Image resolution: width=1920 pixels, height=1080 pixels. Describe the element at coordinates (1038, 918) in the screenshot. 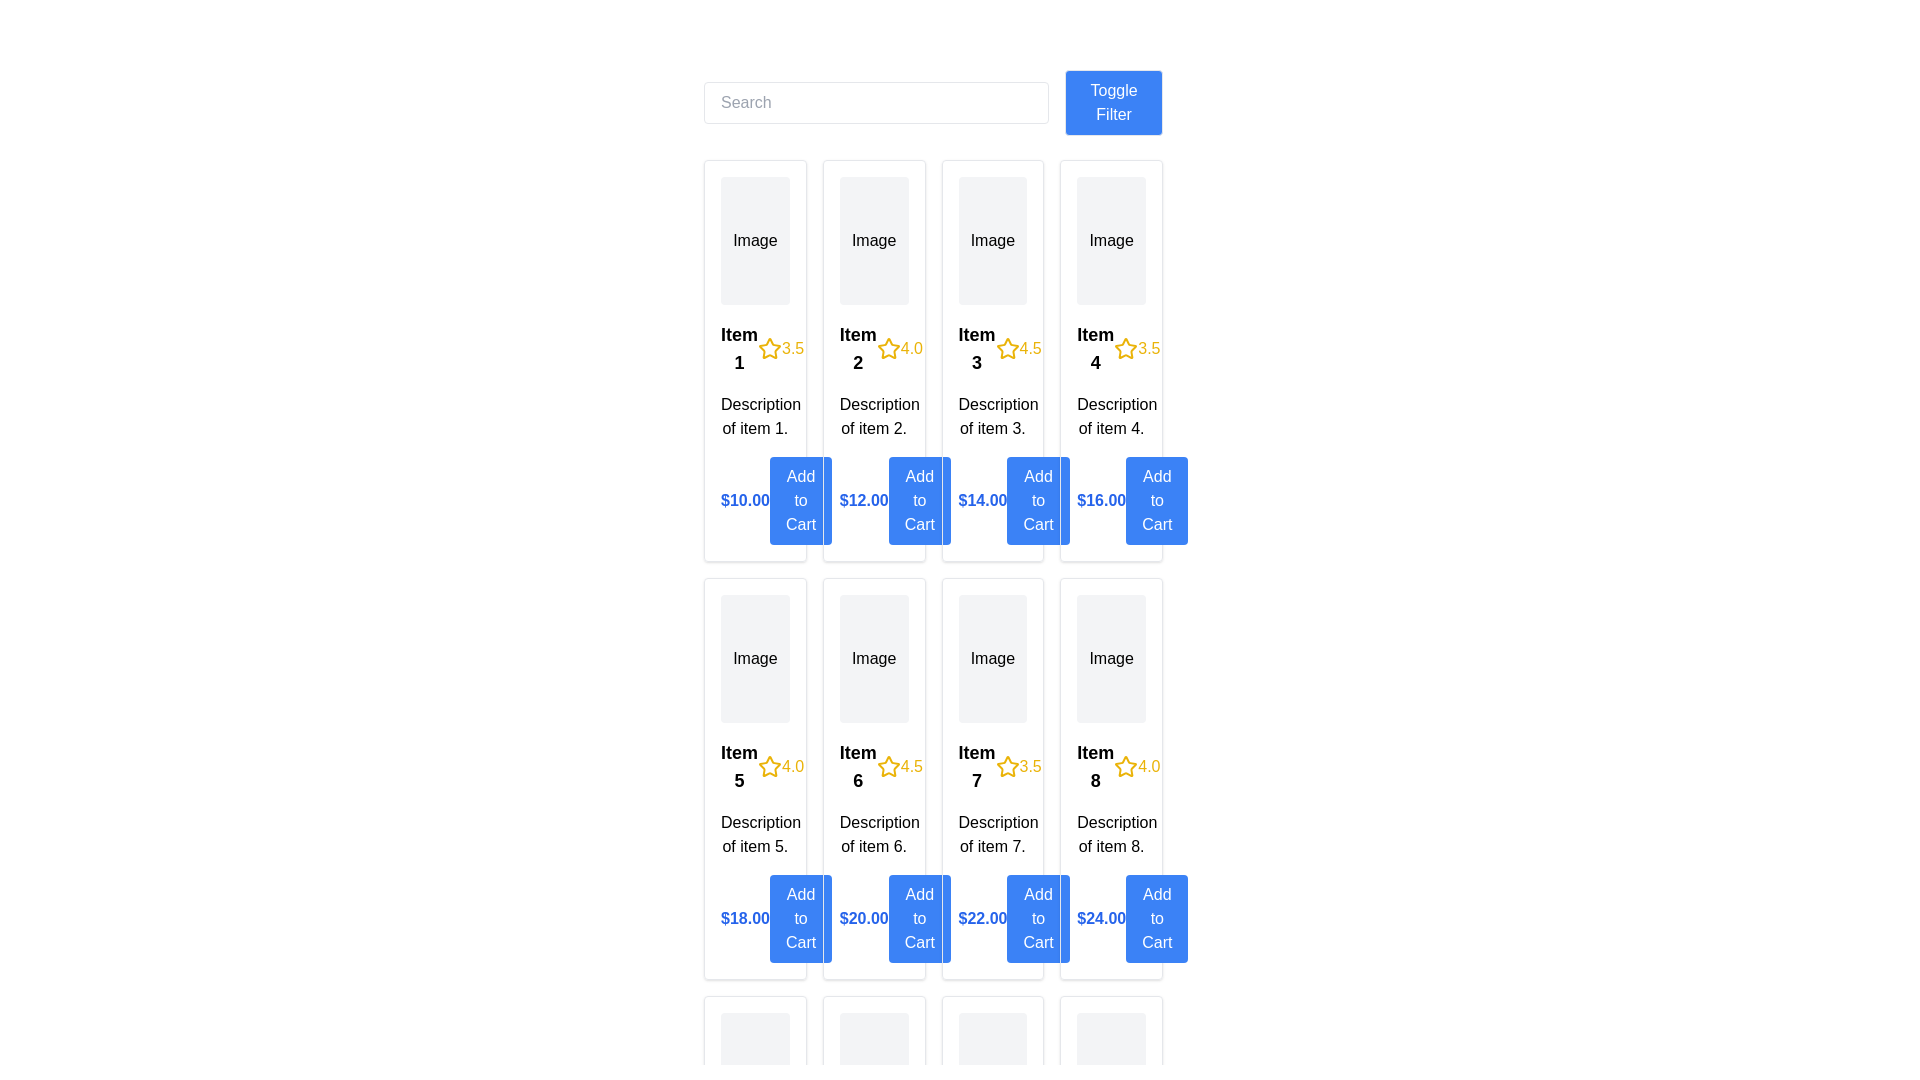

I see `the 'Add to Cart' button, which is a rectangular button with a blue background and white text, located in the bottom section of the card for 'Item 7'` at that location.